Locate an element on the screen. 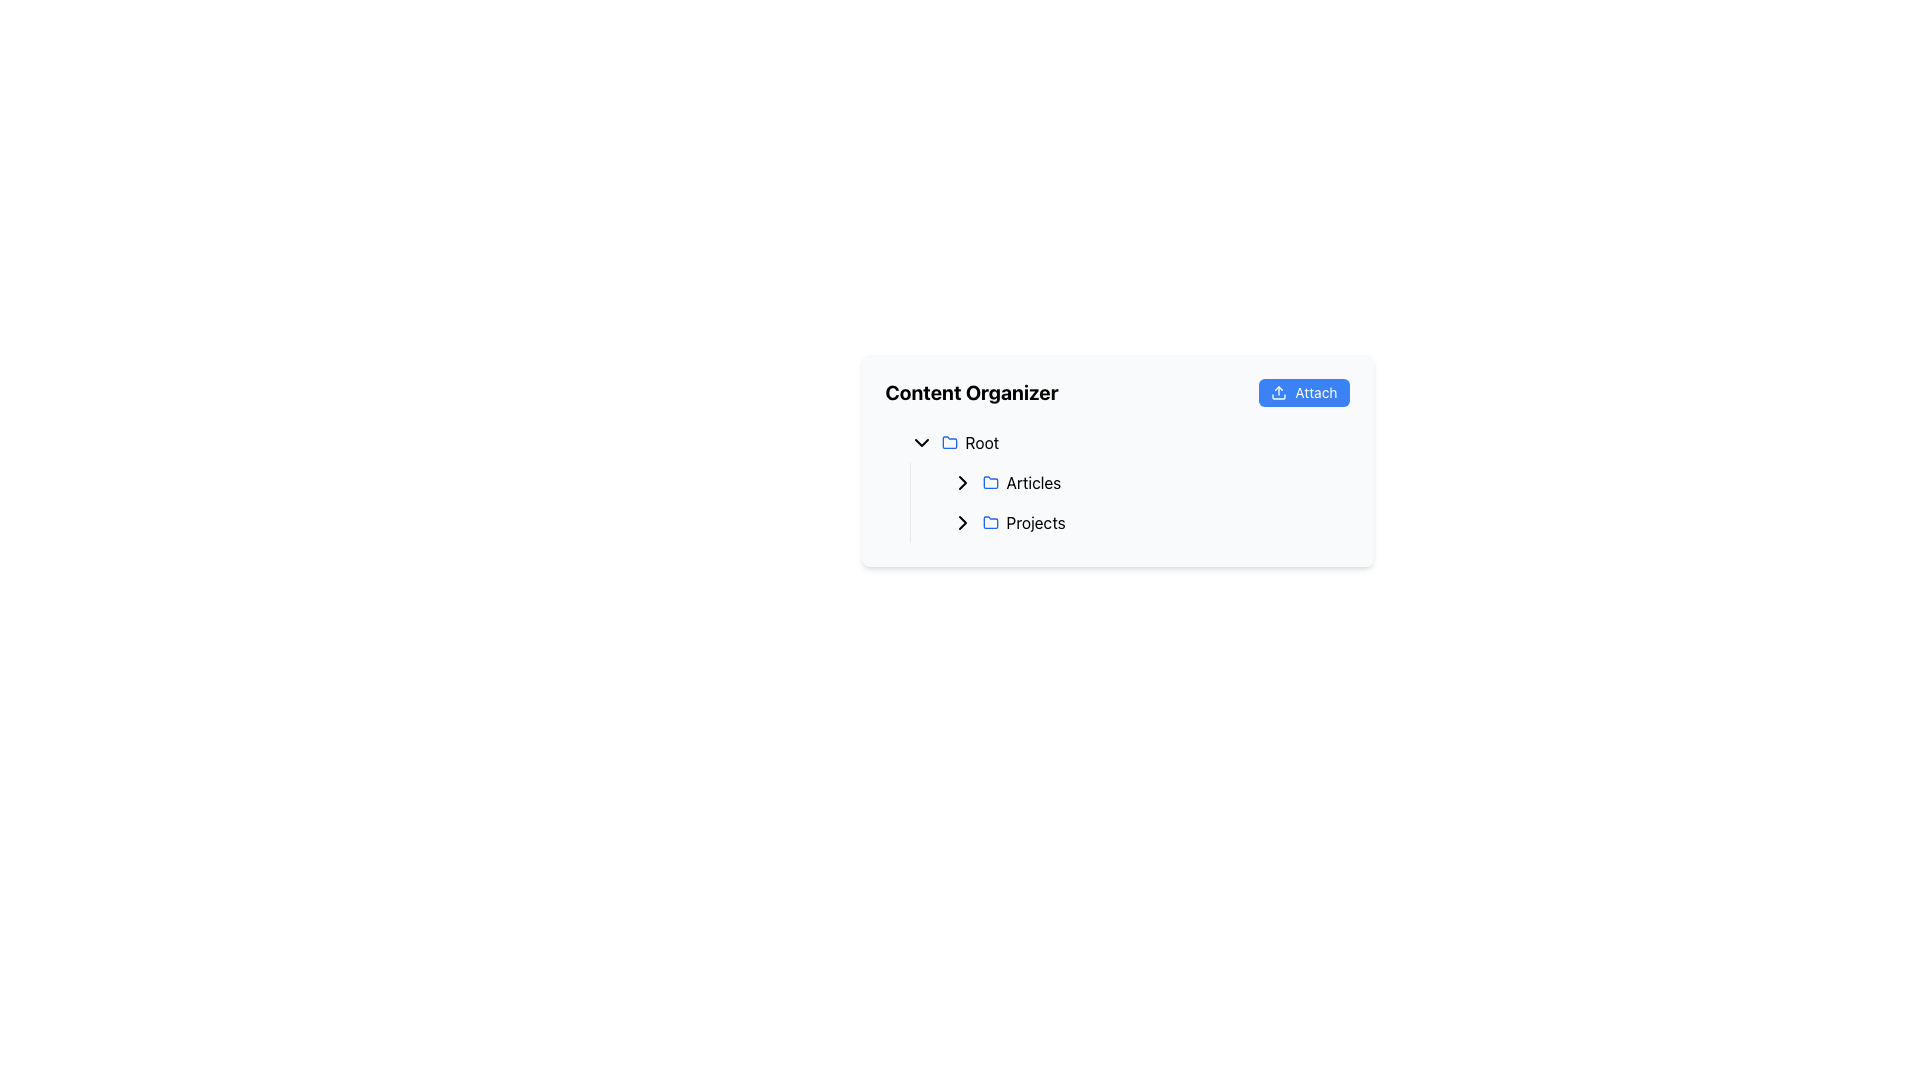  the 'Projects' Tree List Item is located at coordinates (1137, 522).